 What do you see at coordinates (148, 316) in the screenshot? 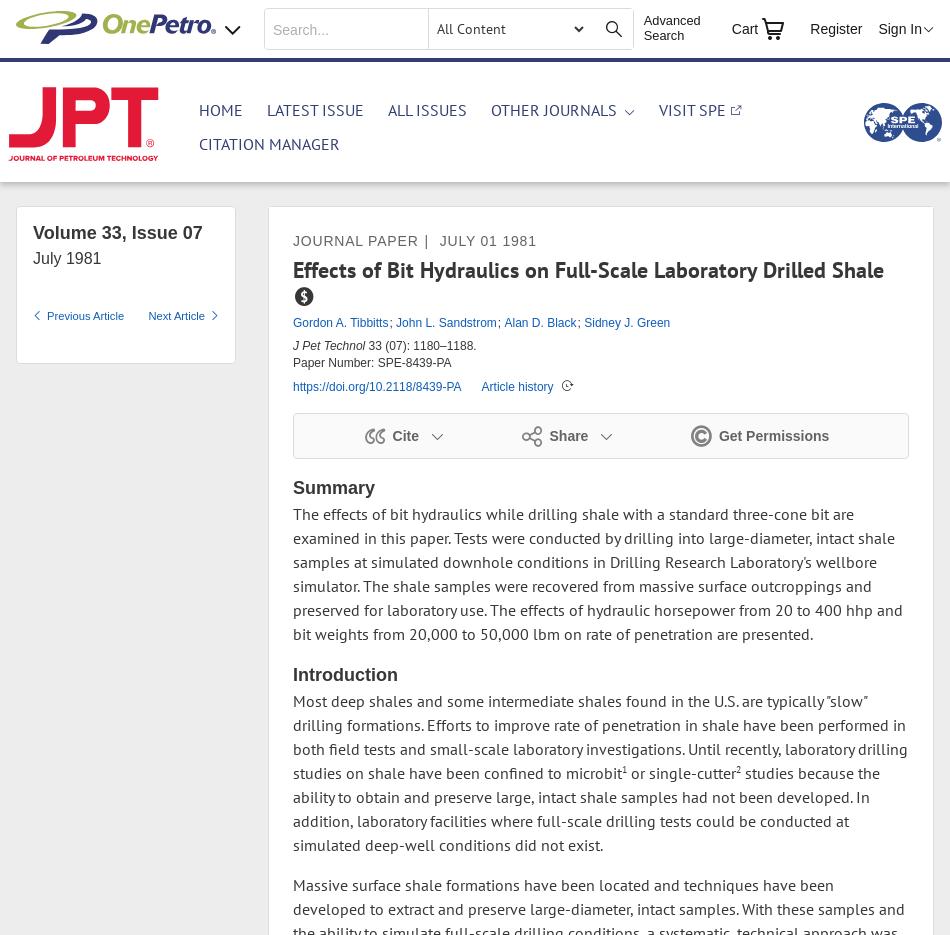
I see `'Next'` at bounding box center [148, 316].